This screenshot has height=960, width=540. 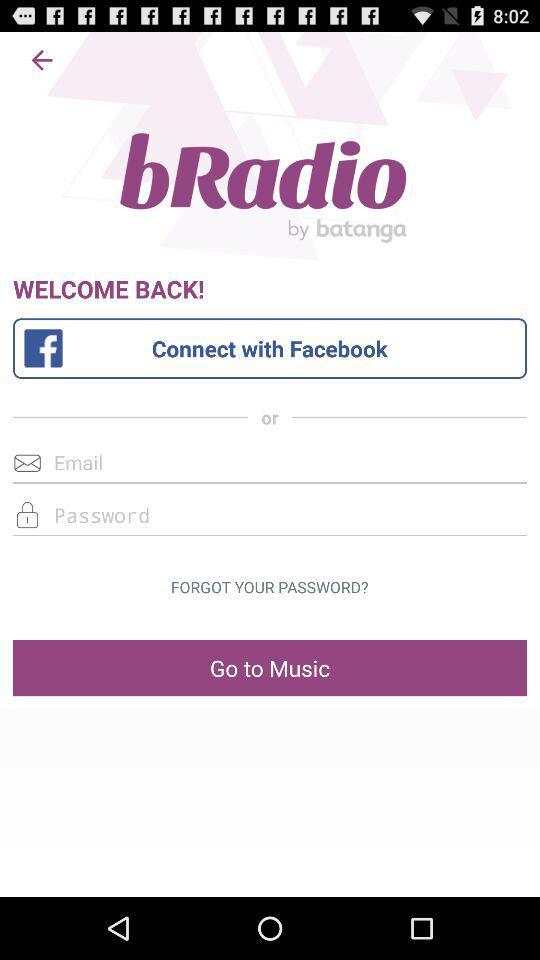 What do you see at coordinates (270, 462) in the screenshot?
I see `type in email address` at bounding box center [270, 462].